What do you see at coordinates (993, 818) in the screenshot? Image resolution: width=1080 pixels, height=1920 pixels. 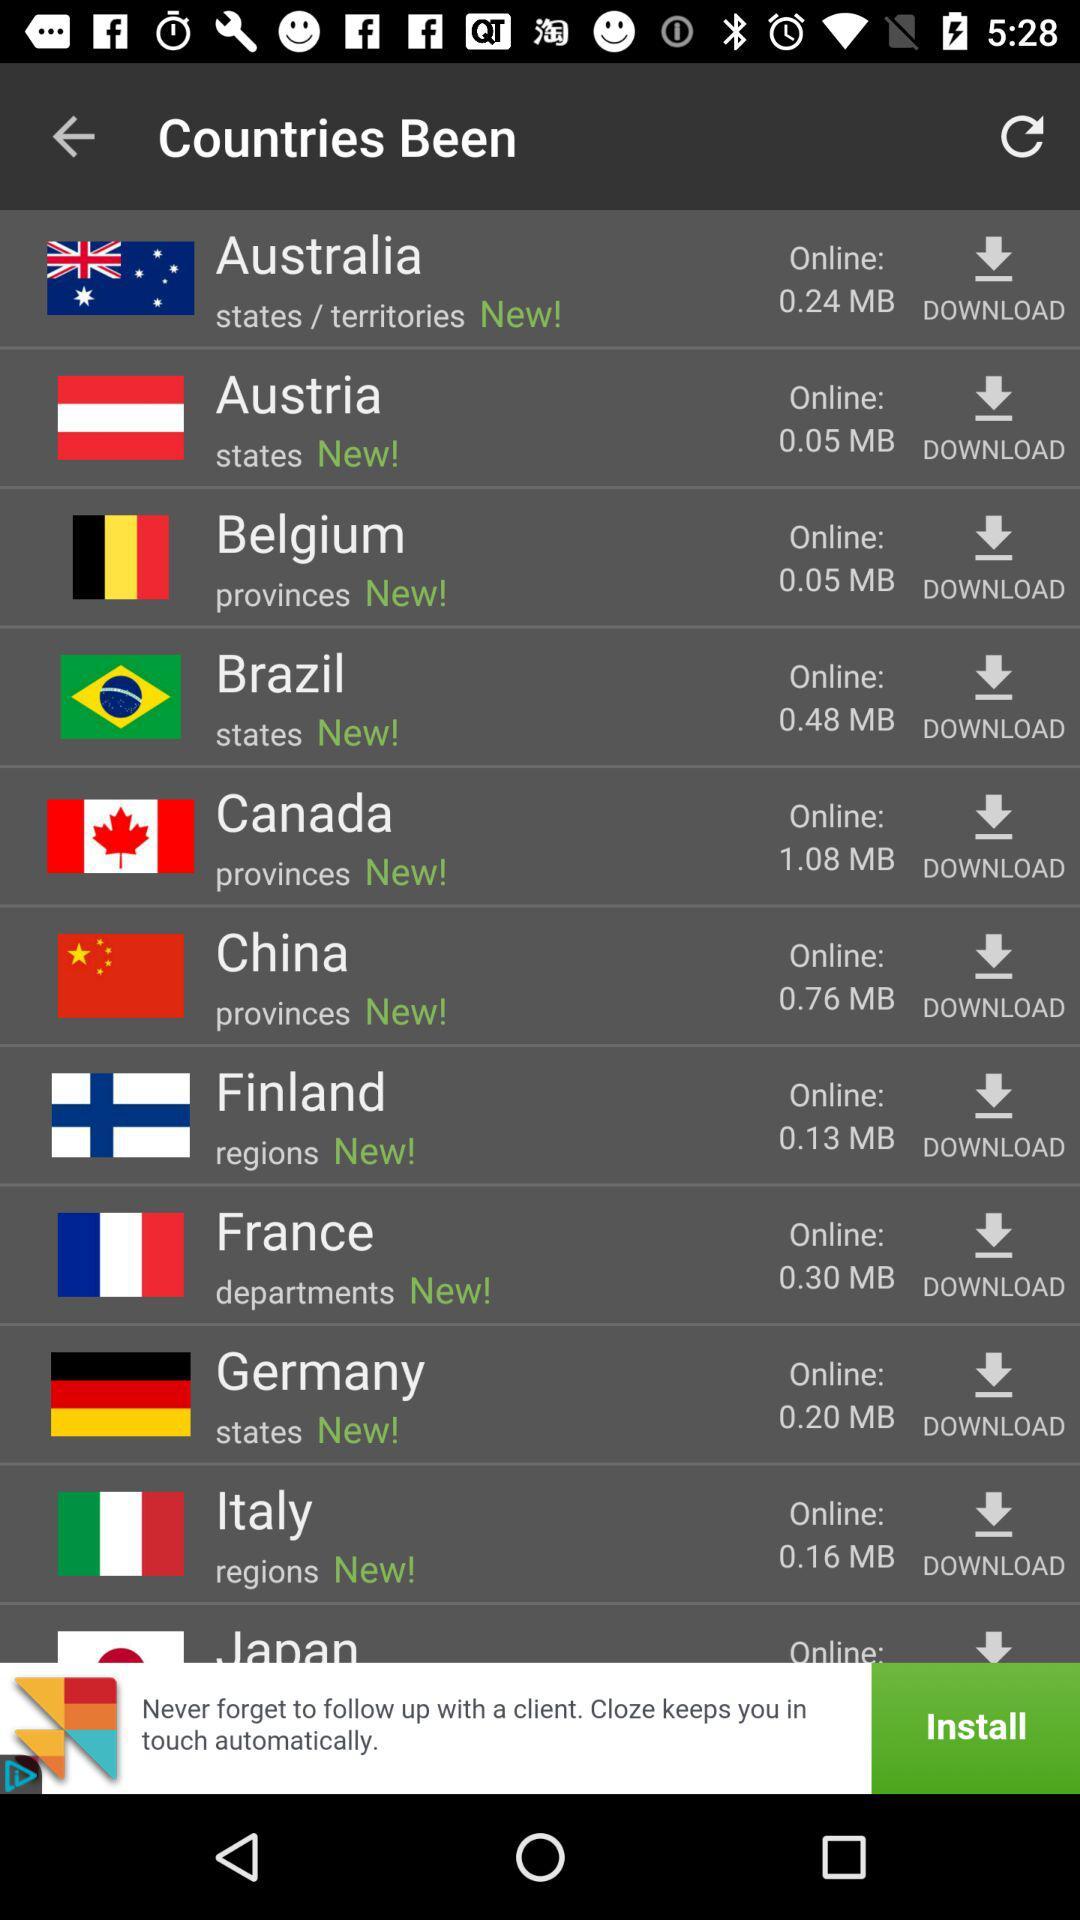 I see `download item` at bounding box center [993, 818].